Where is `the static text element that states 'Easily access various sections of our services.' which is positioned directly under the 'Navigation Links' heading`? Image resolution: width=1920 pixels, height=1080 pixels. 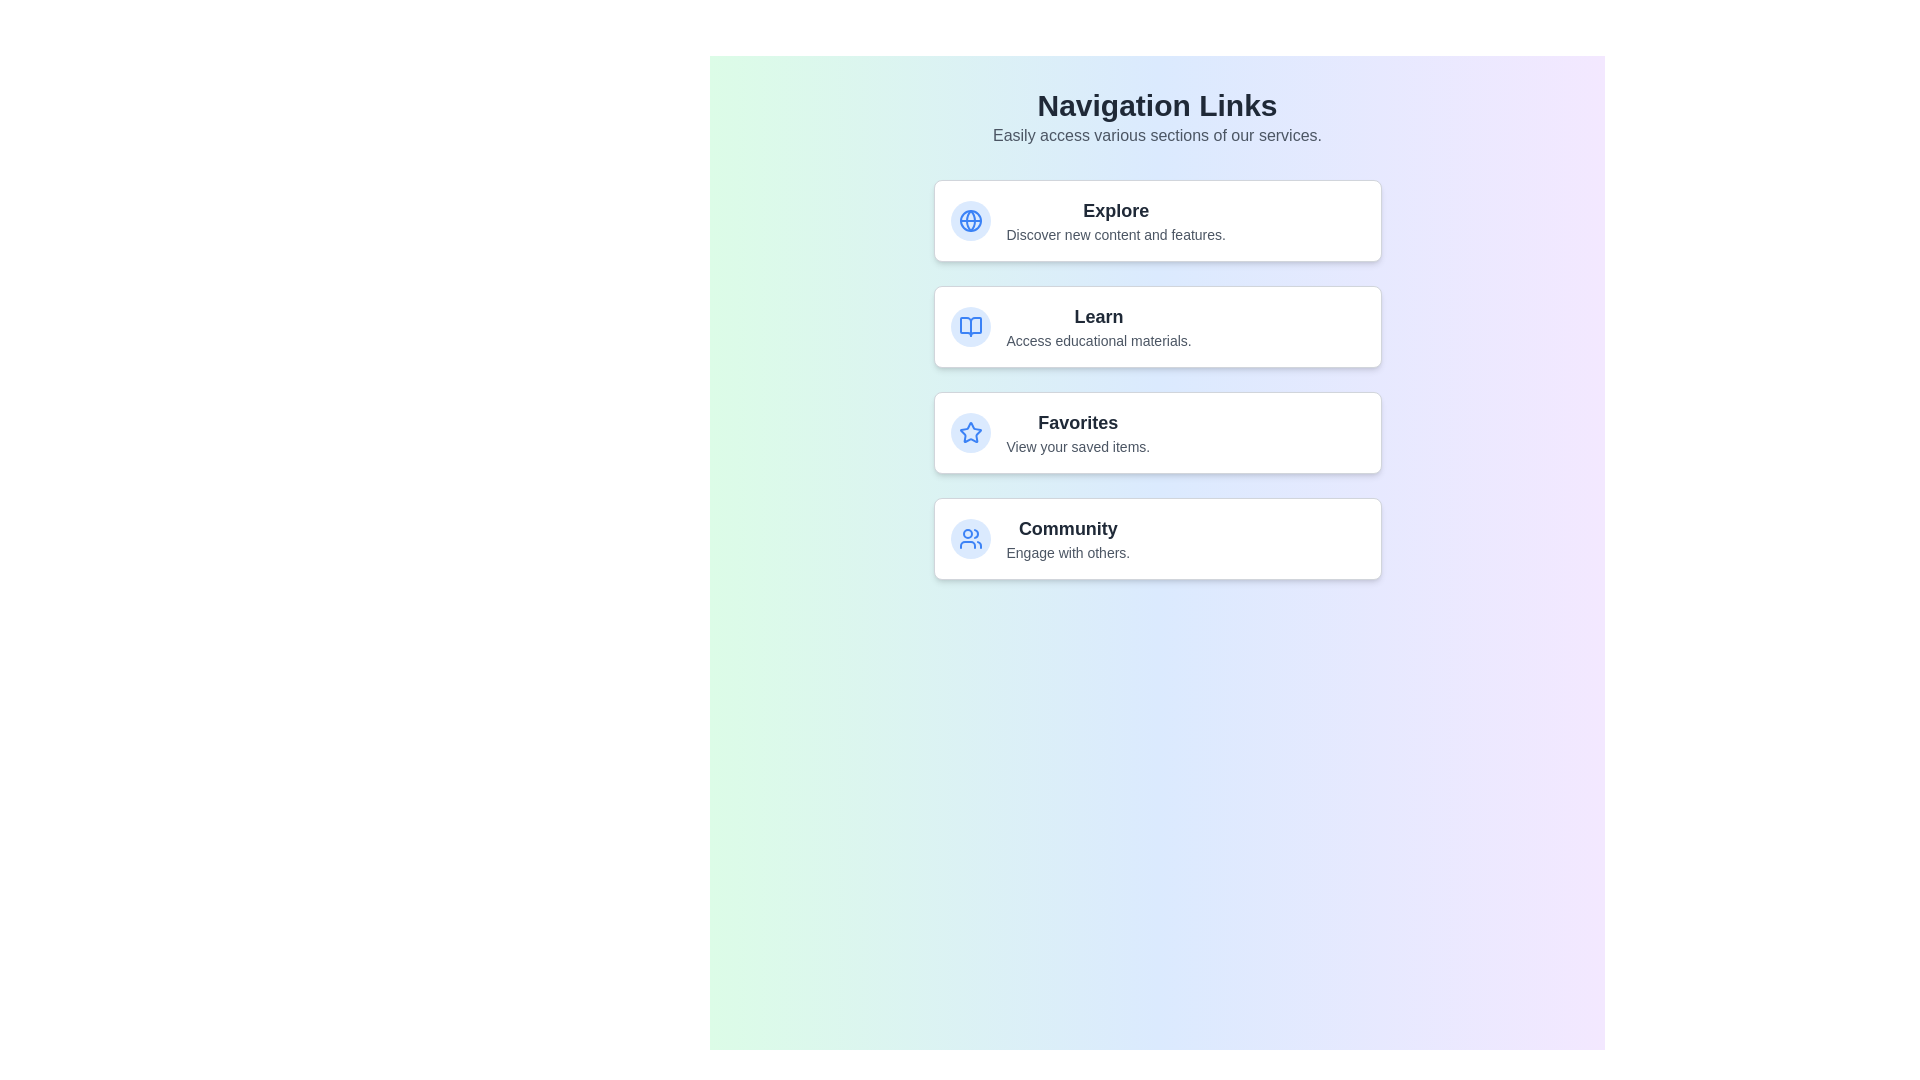
the static text element that states 'Easily access various sections of our services.' which is positioned directly under the 'Navigation Links' heading is located at coordinates (1157, 135).